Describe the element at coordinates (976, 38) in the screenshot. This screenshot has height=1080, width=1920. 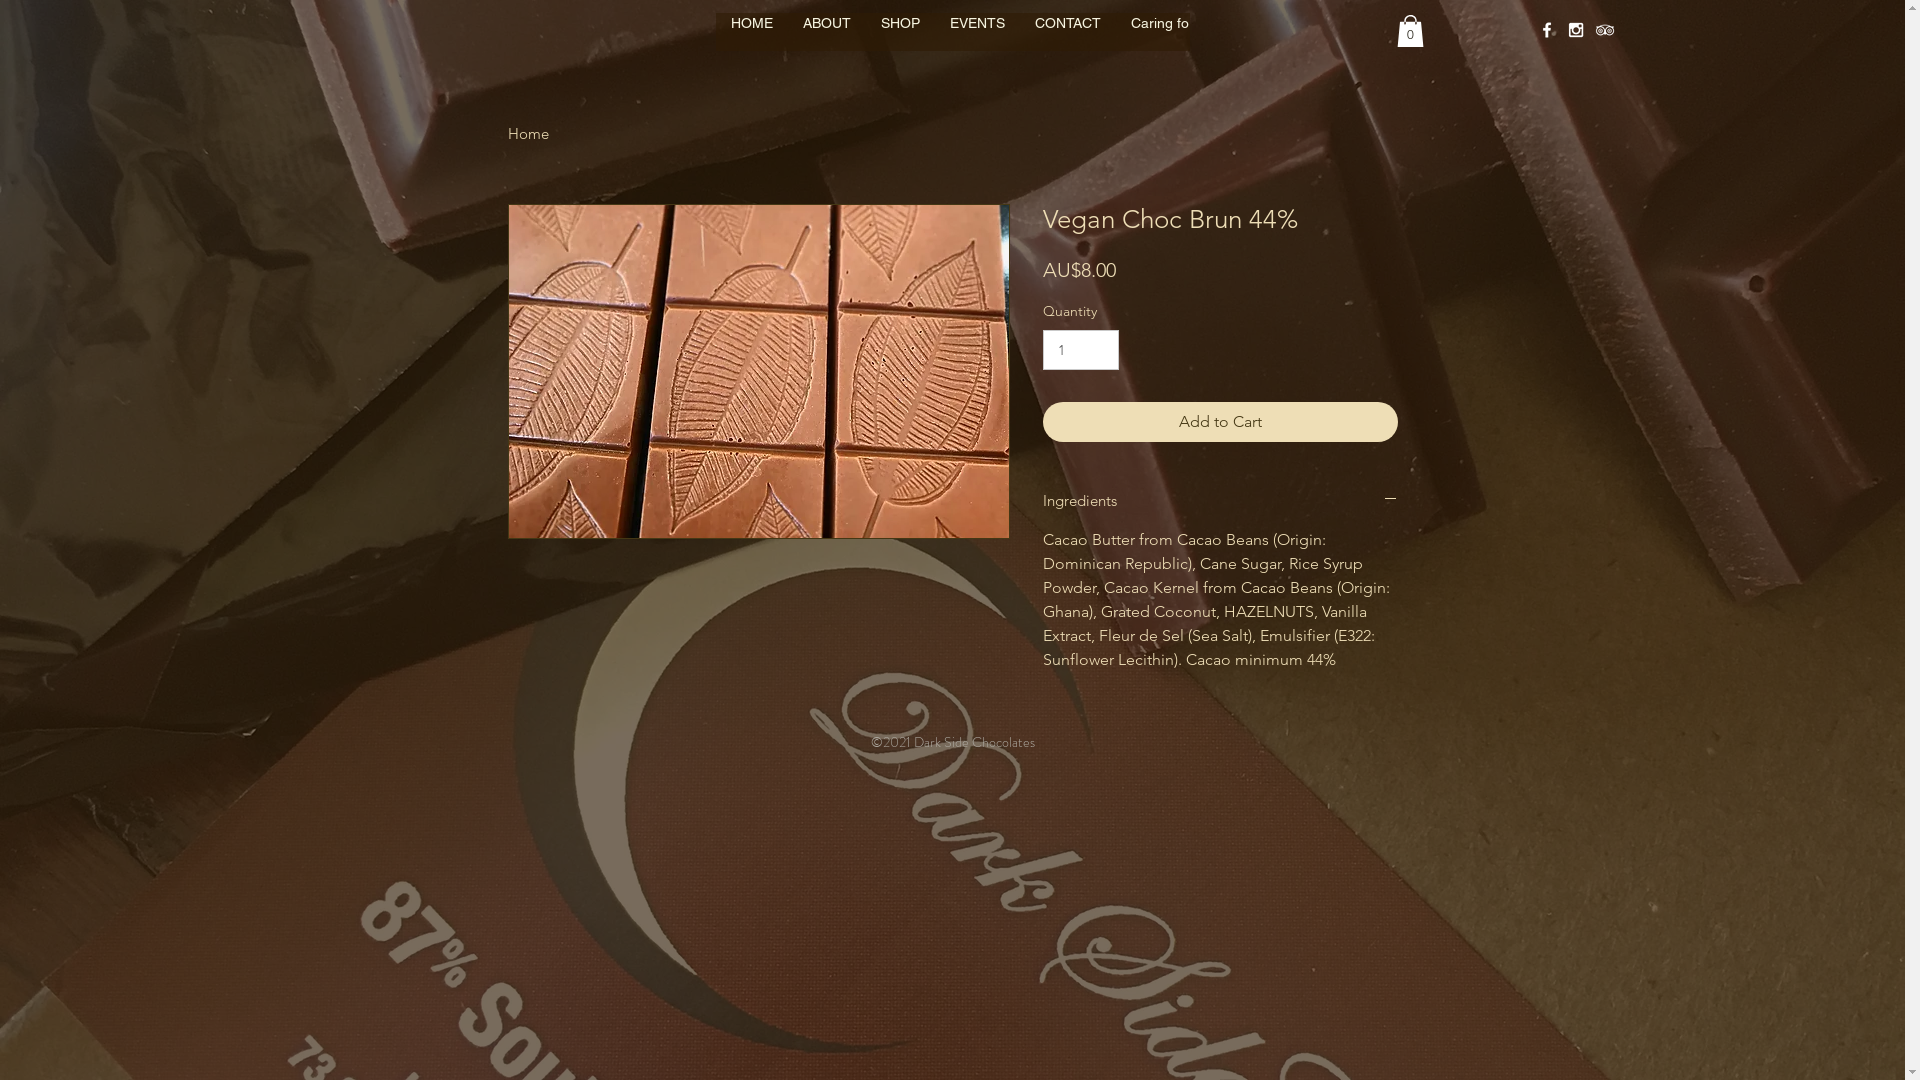
I see `'EVENTS'` at that location.